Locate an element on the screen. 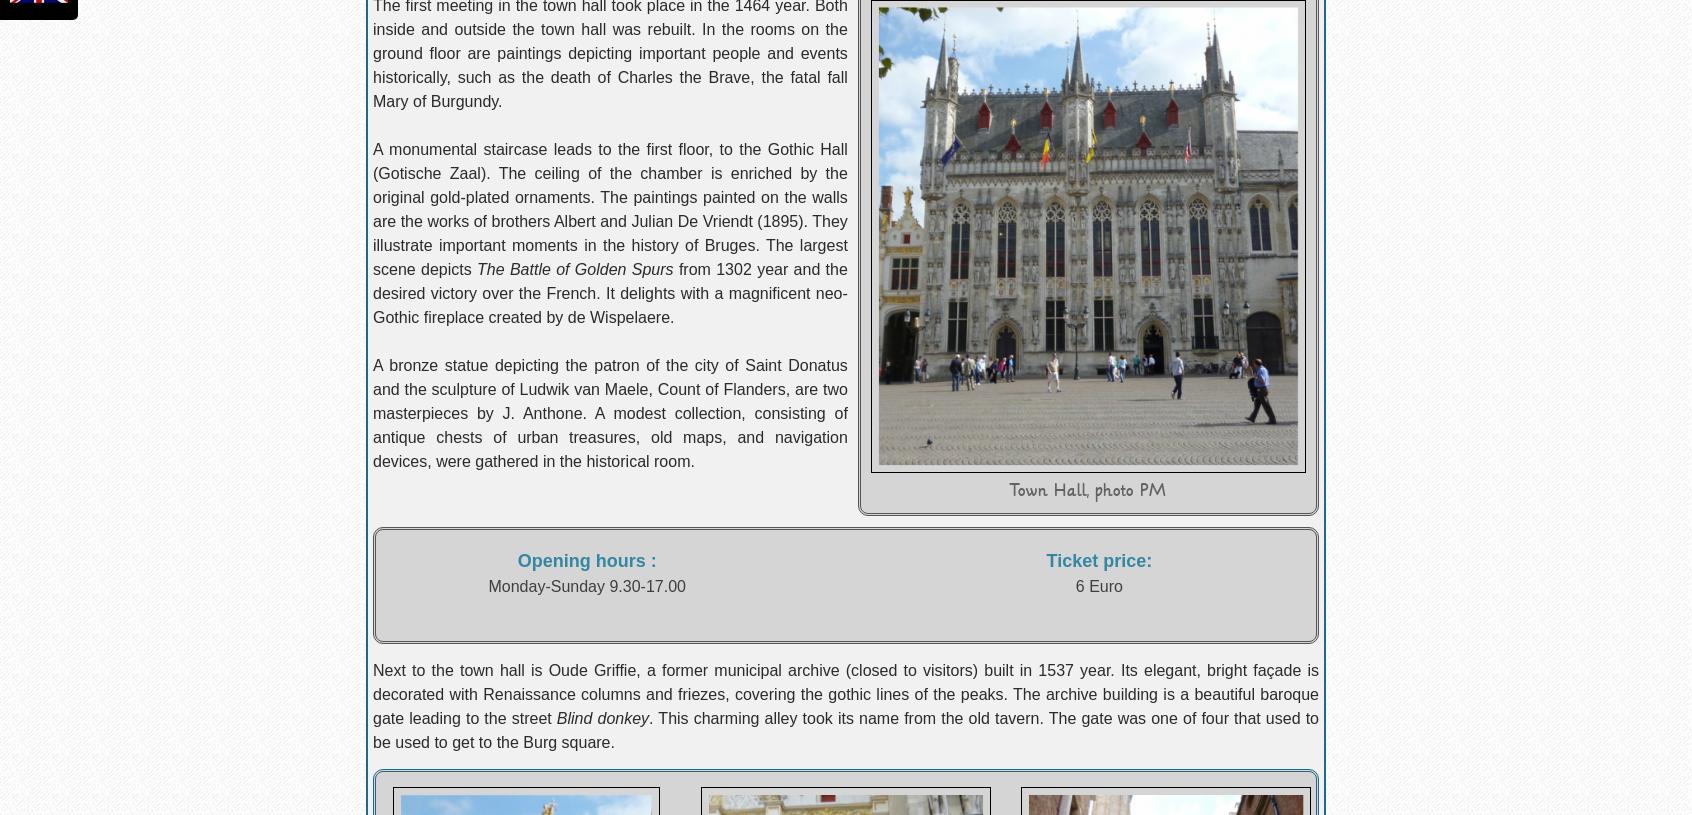  'Blind donkey' is located at coordinates (601, 718).